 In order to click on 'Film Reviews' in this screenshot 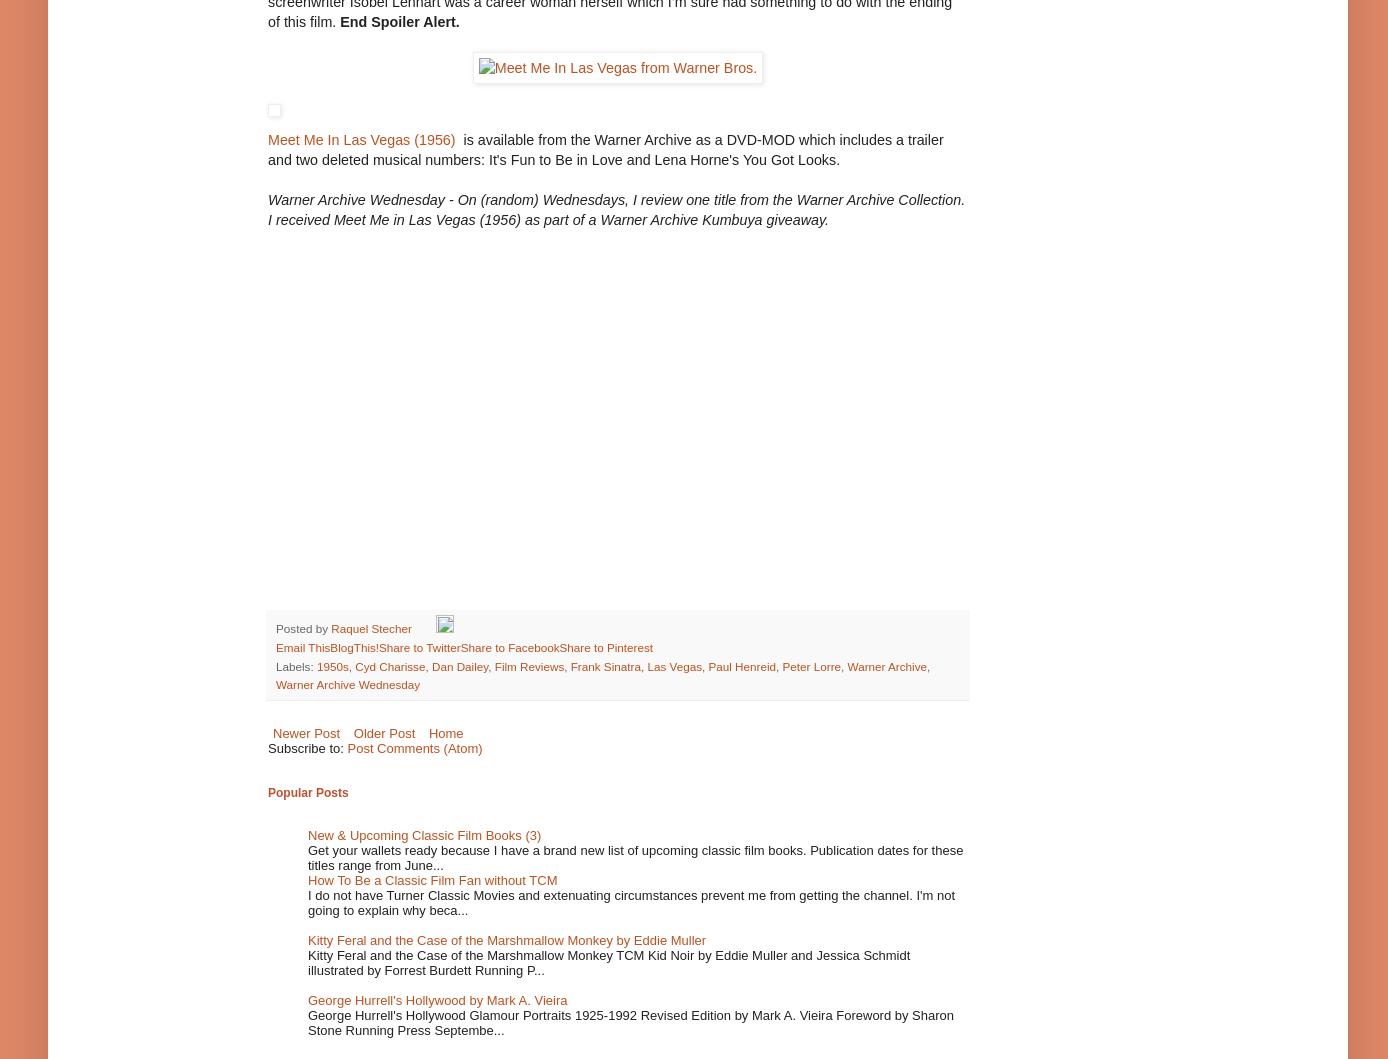, I will do `click(493, 665)`.